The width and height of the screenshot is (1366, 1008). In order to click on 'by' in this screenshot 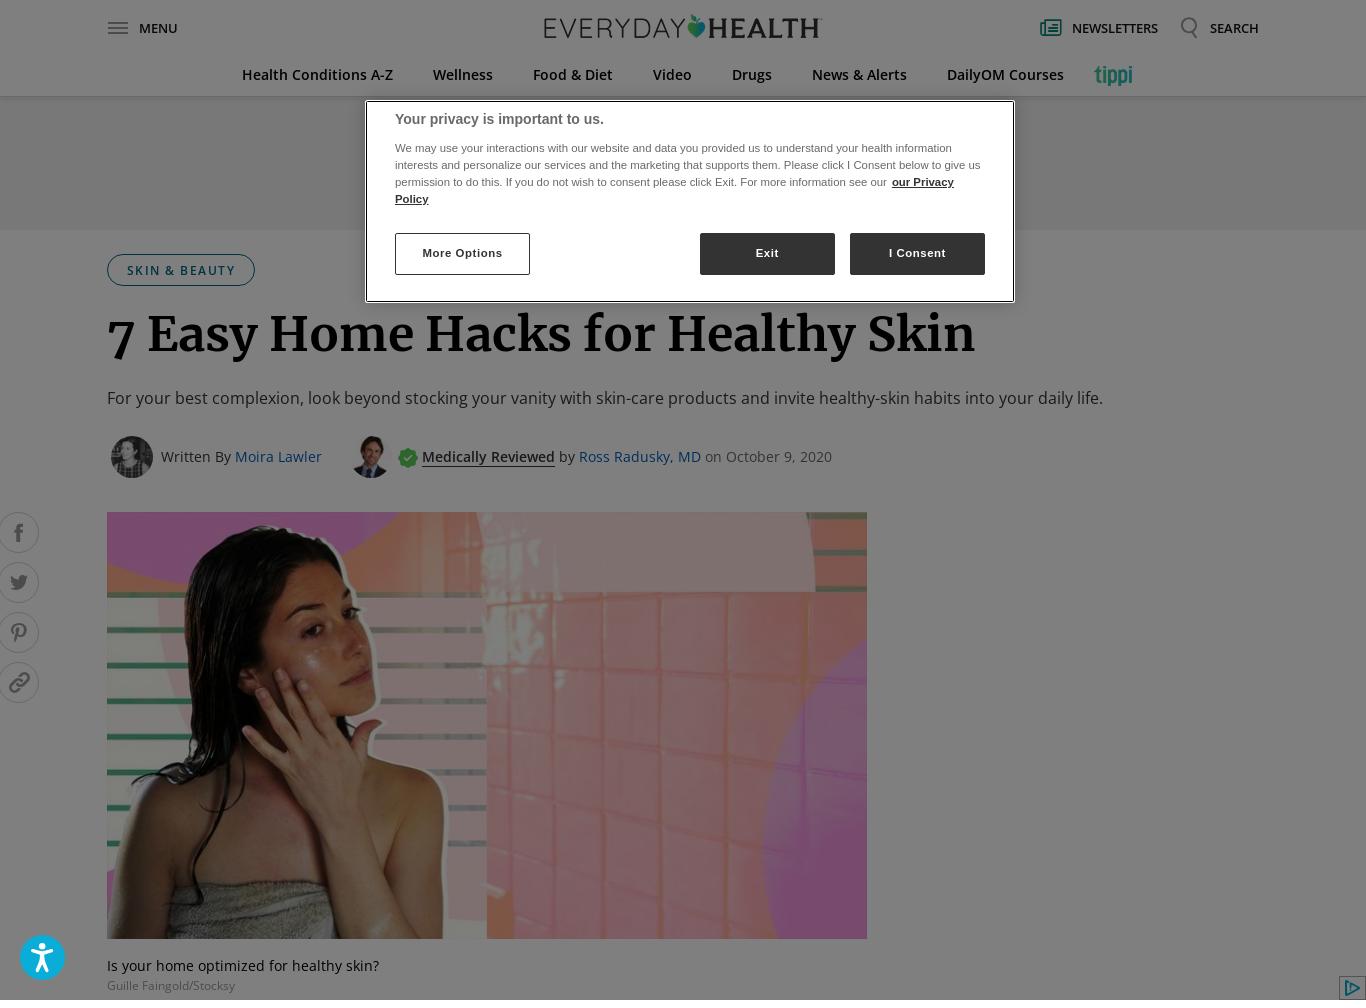, I will do `click(567, 455)`.